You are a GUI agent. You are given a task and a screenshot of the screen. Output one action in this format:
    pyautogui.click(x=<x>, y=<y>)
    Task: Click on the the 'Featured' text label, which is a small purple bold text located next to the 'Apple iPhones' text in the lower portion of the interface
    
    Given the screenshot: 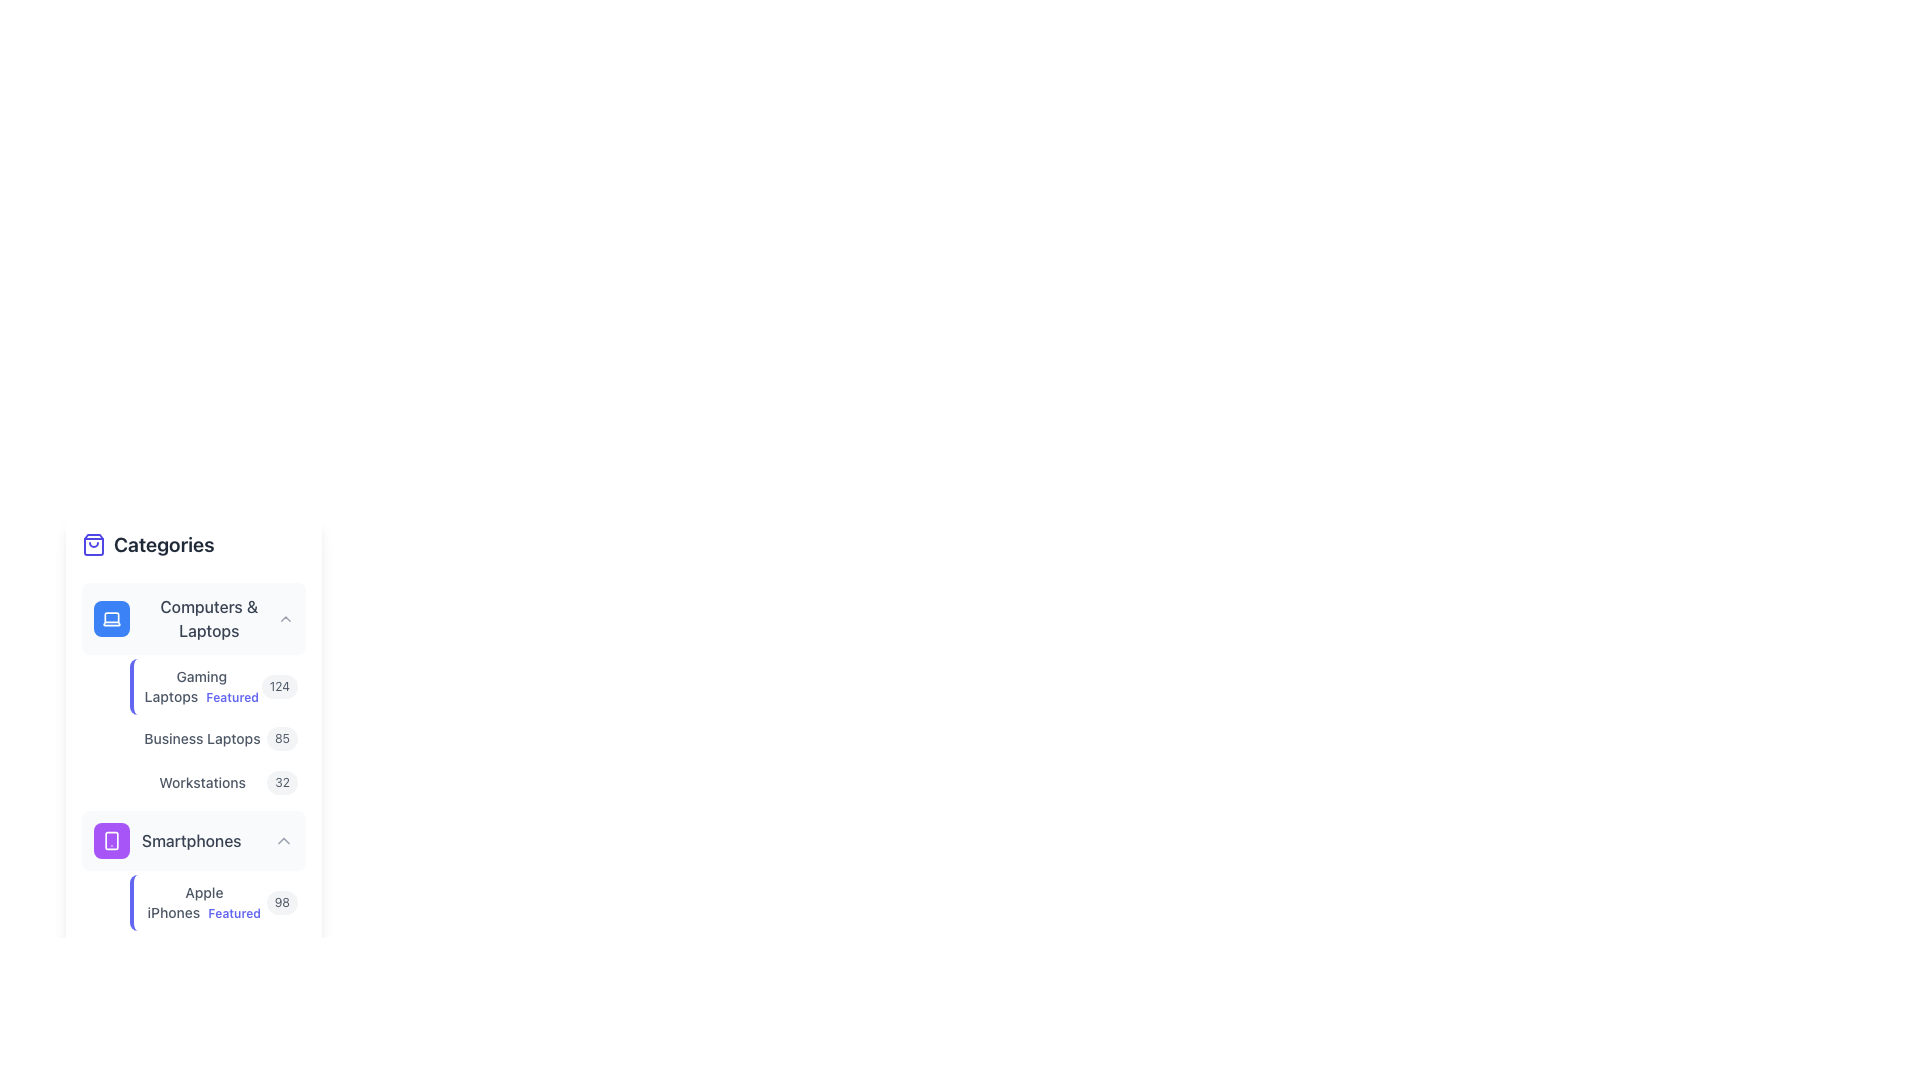 What is the action you would take?
    pyautogui.click(x=234, y=913)
    